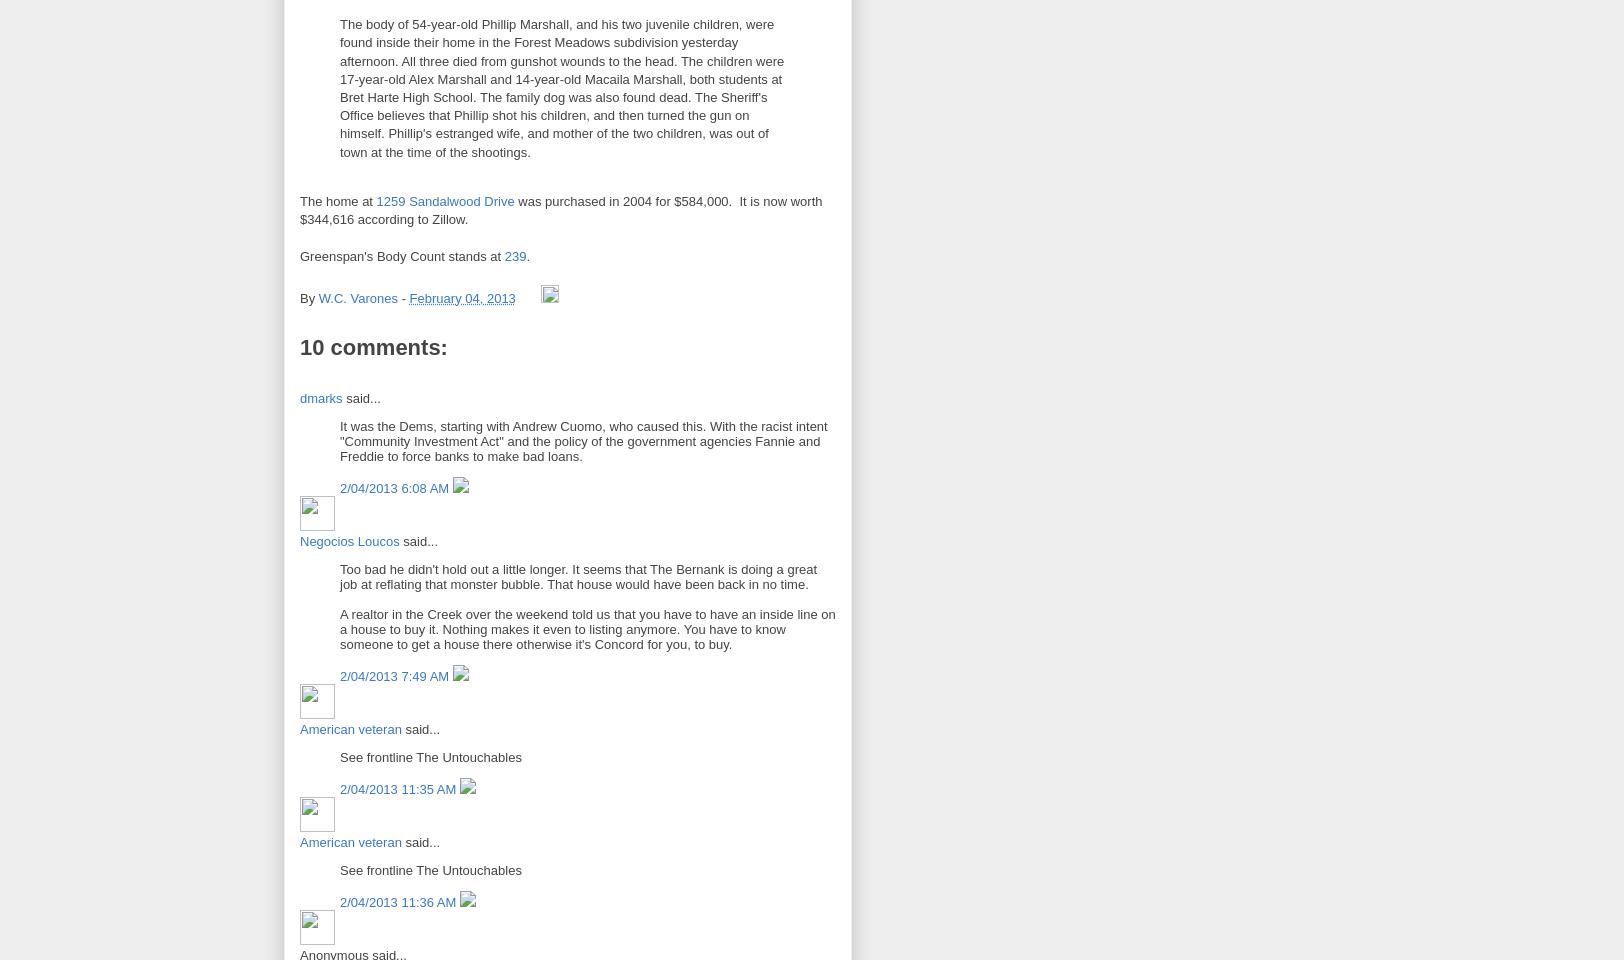 This screenshot has width=1624, height=960. Describe the element at coordinates (444, 200) in the screenshot. I see `'1259 Sandalwood Drive'` at that location.